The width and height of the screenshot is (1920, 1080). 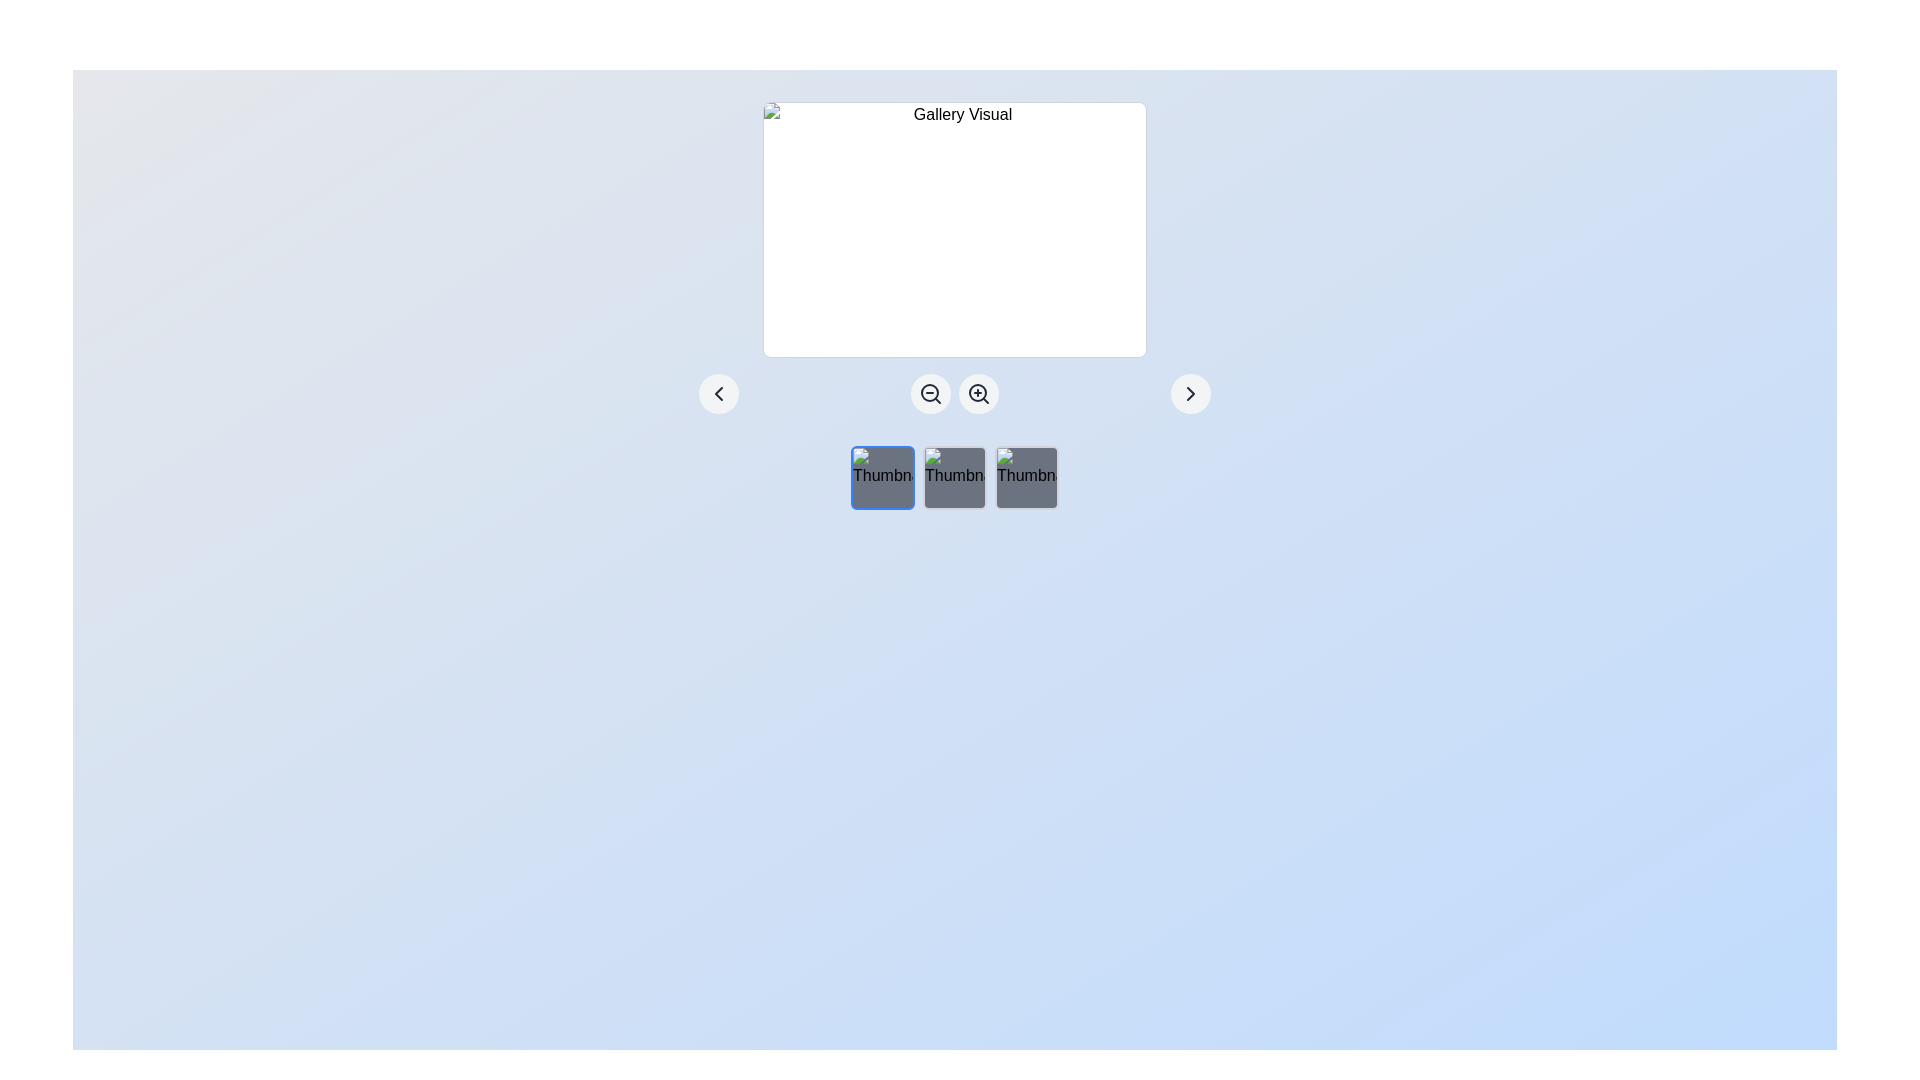 I want to click on the second interactive thumbnail in the gallery interface, so click(x=954, y=478).